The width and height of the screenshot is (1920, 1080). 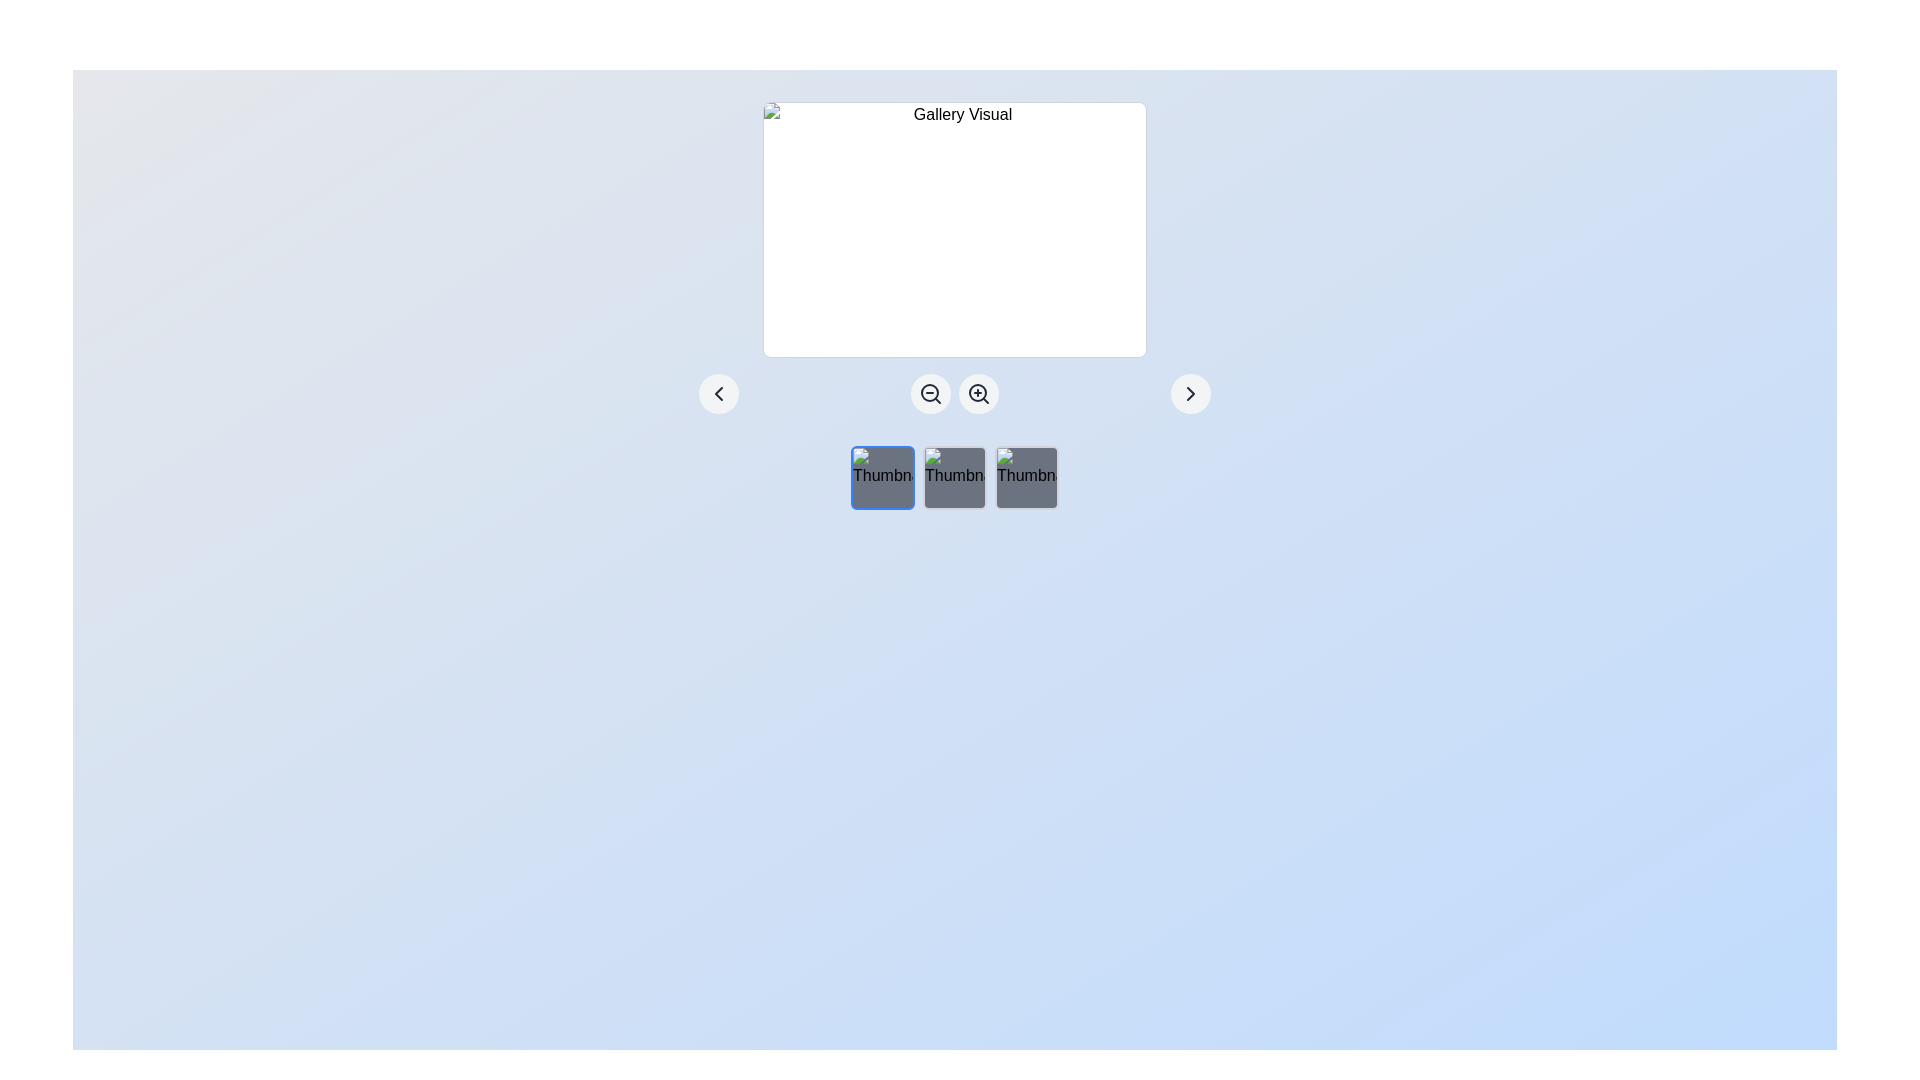 I want to click on the second interactive thumbnail in the gallery interface, so click(x=954, y=478).